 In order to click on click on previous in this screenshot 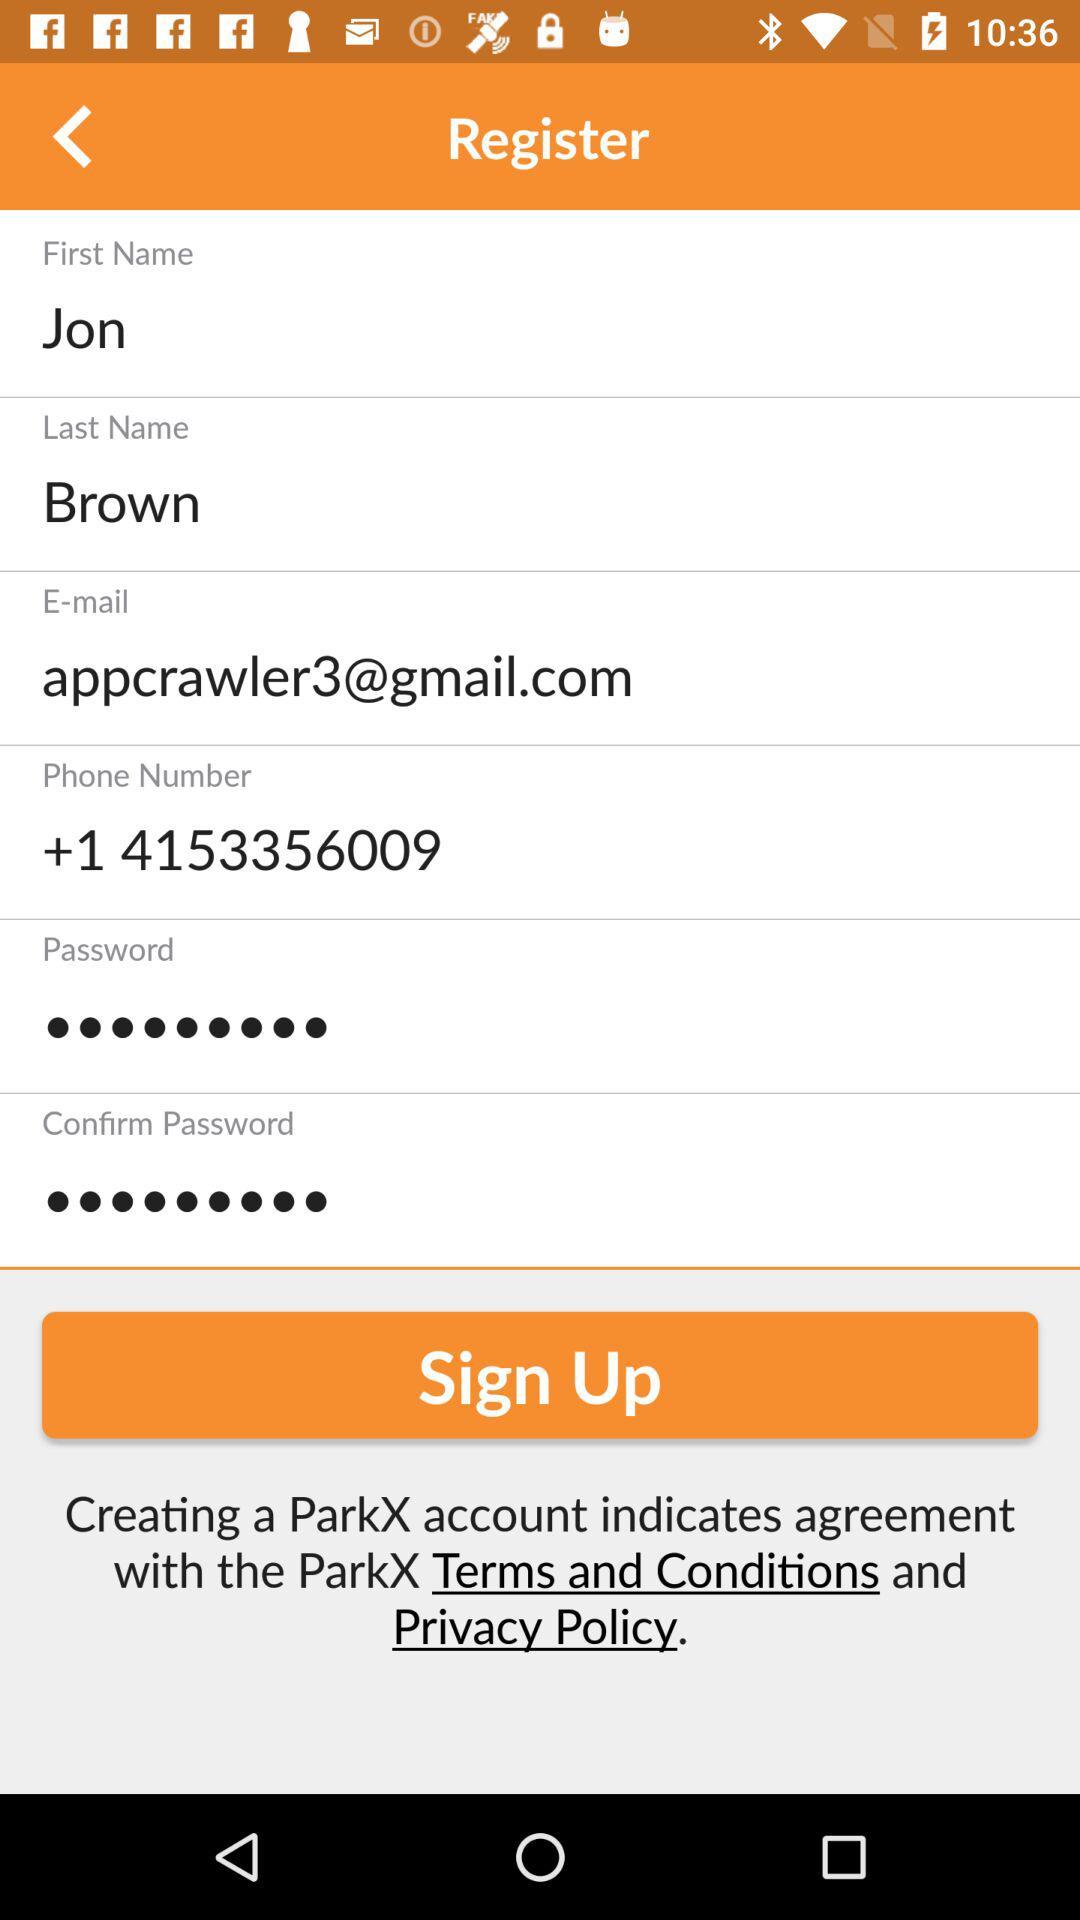, I will do `click(72, 135)`.